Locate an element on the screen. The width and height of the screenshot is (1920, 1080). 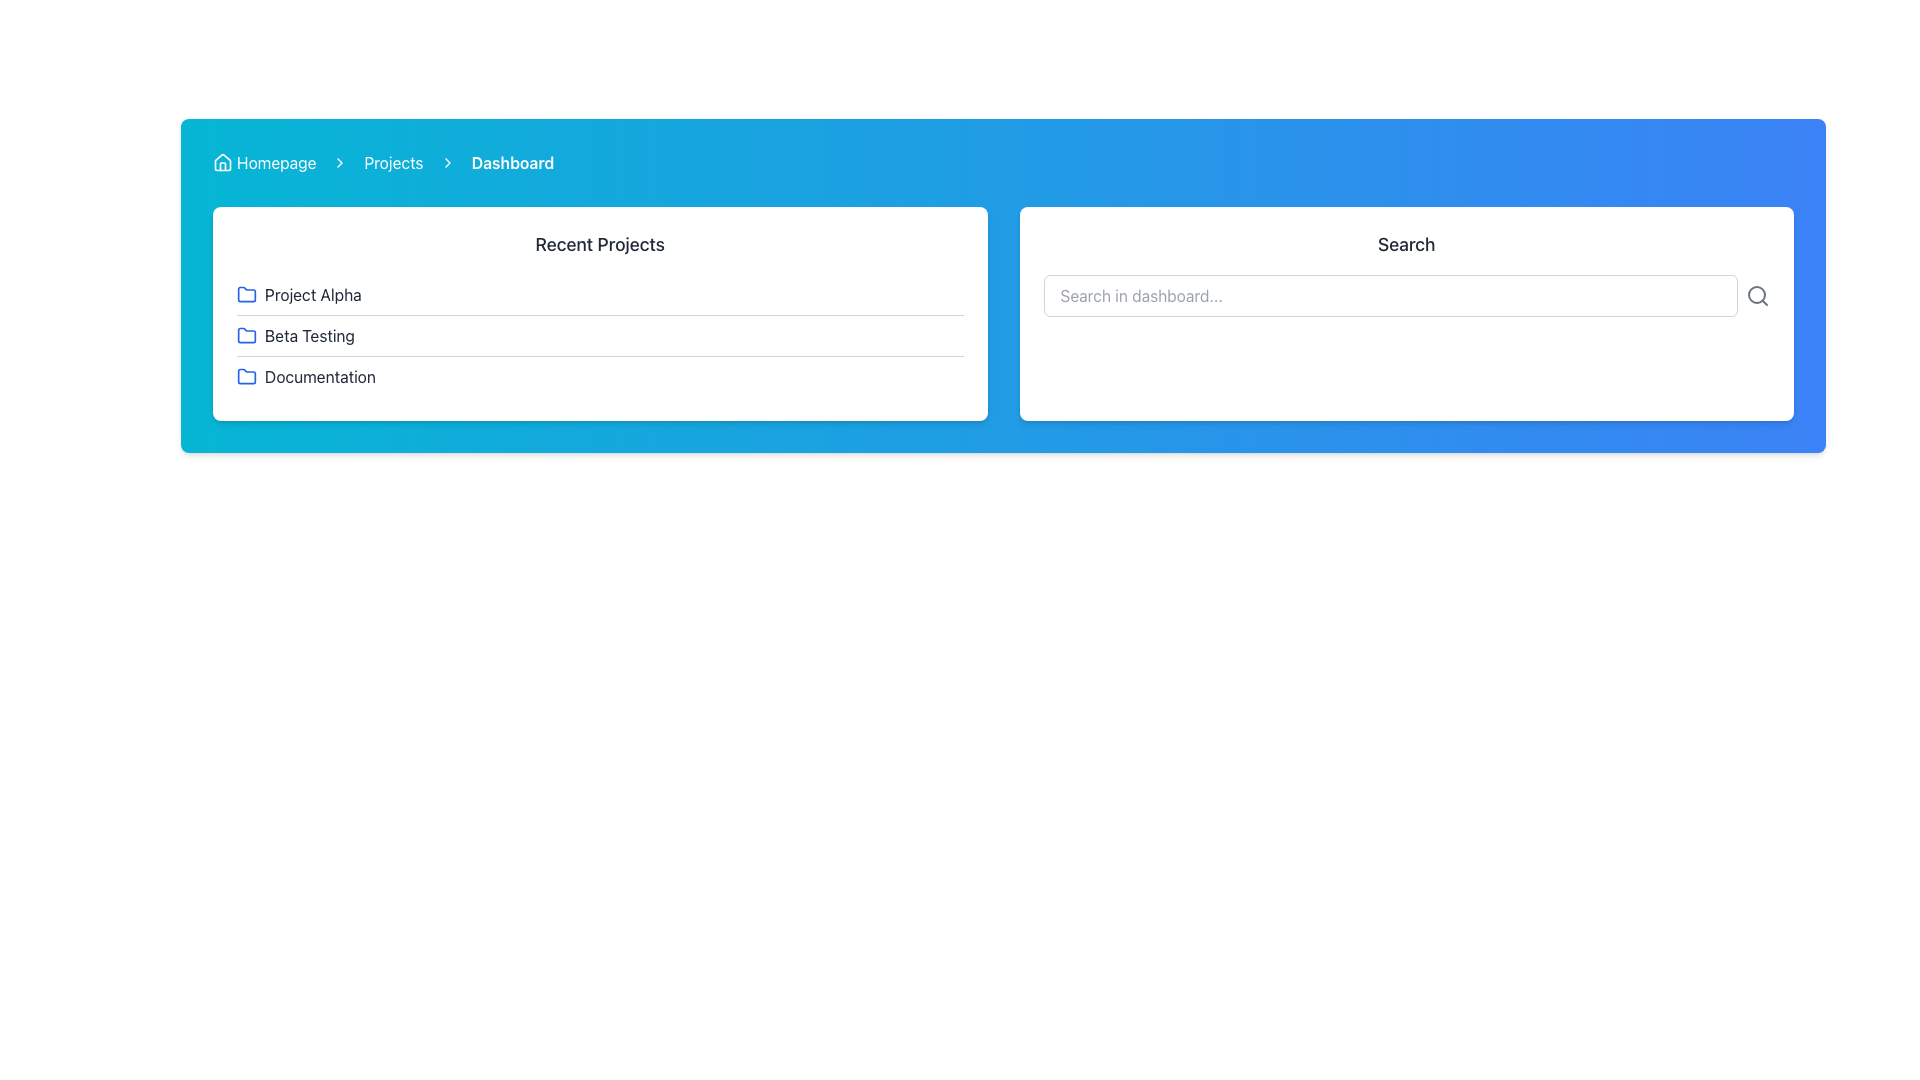
the home icon located at the far left of the breadcrumb navigation bar, preceding the text 'Homepage', to indicate navigation to the homepage is located at coordinates (222, 161).